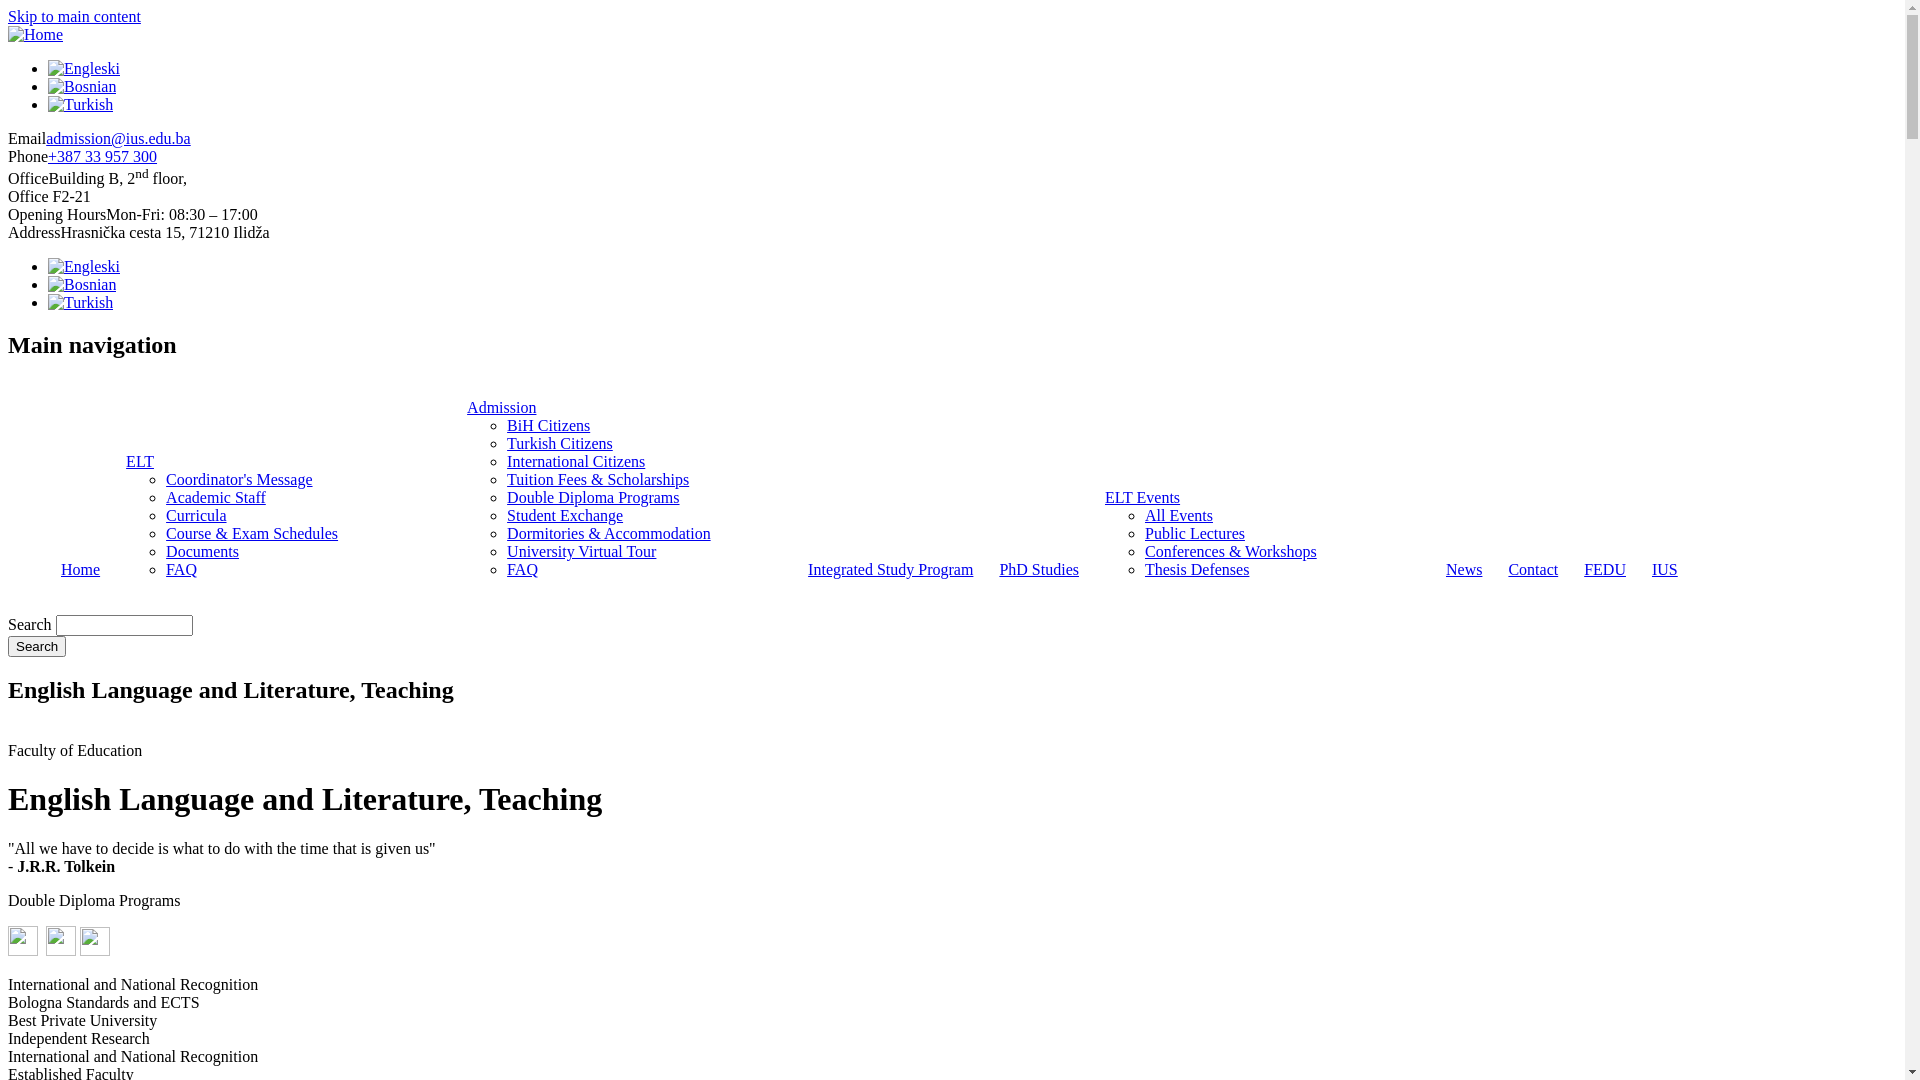 The width and height of the screenshot is (1920, 1080). Describe the element at coordinates (1229, 551) in the screenshot. I see `'Conferences & Workshops'` at that location.